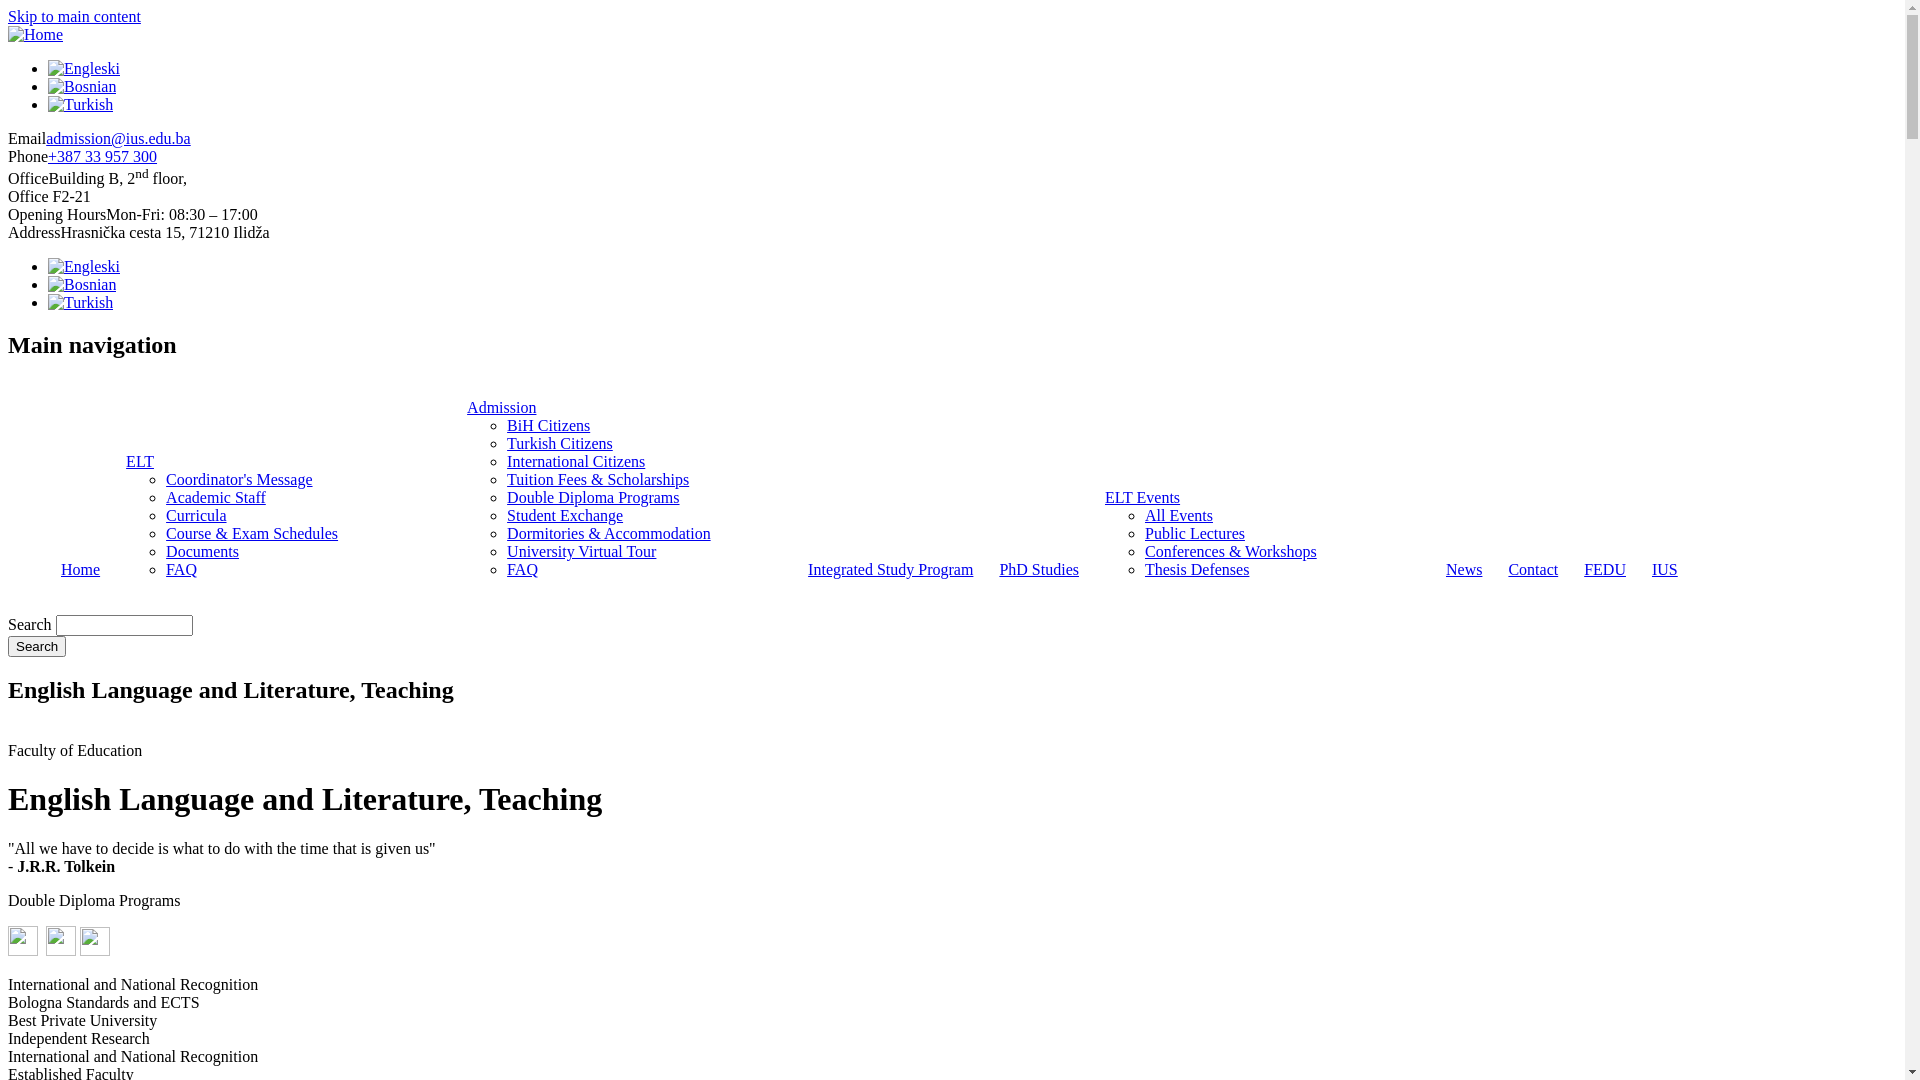 The width and height of the screenshot is (1920, 1080). Describe the element at coordinates (1229, 551) in the screenshot. I see `'Conferences & Workshops'` at that location.